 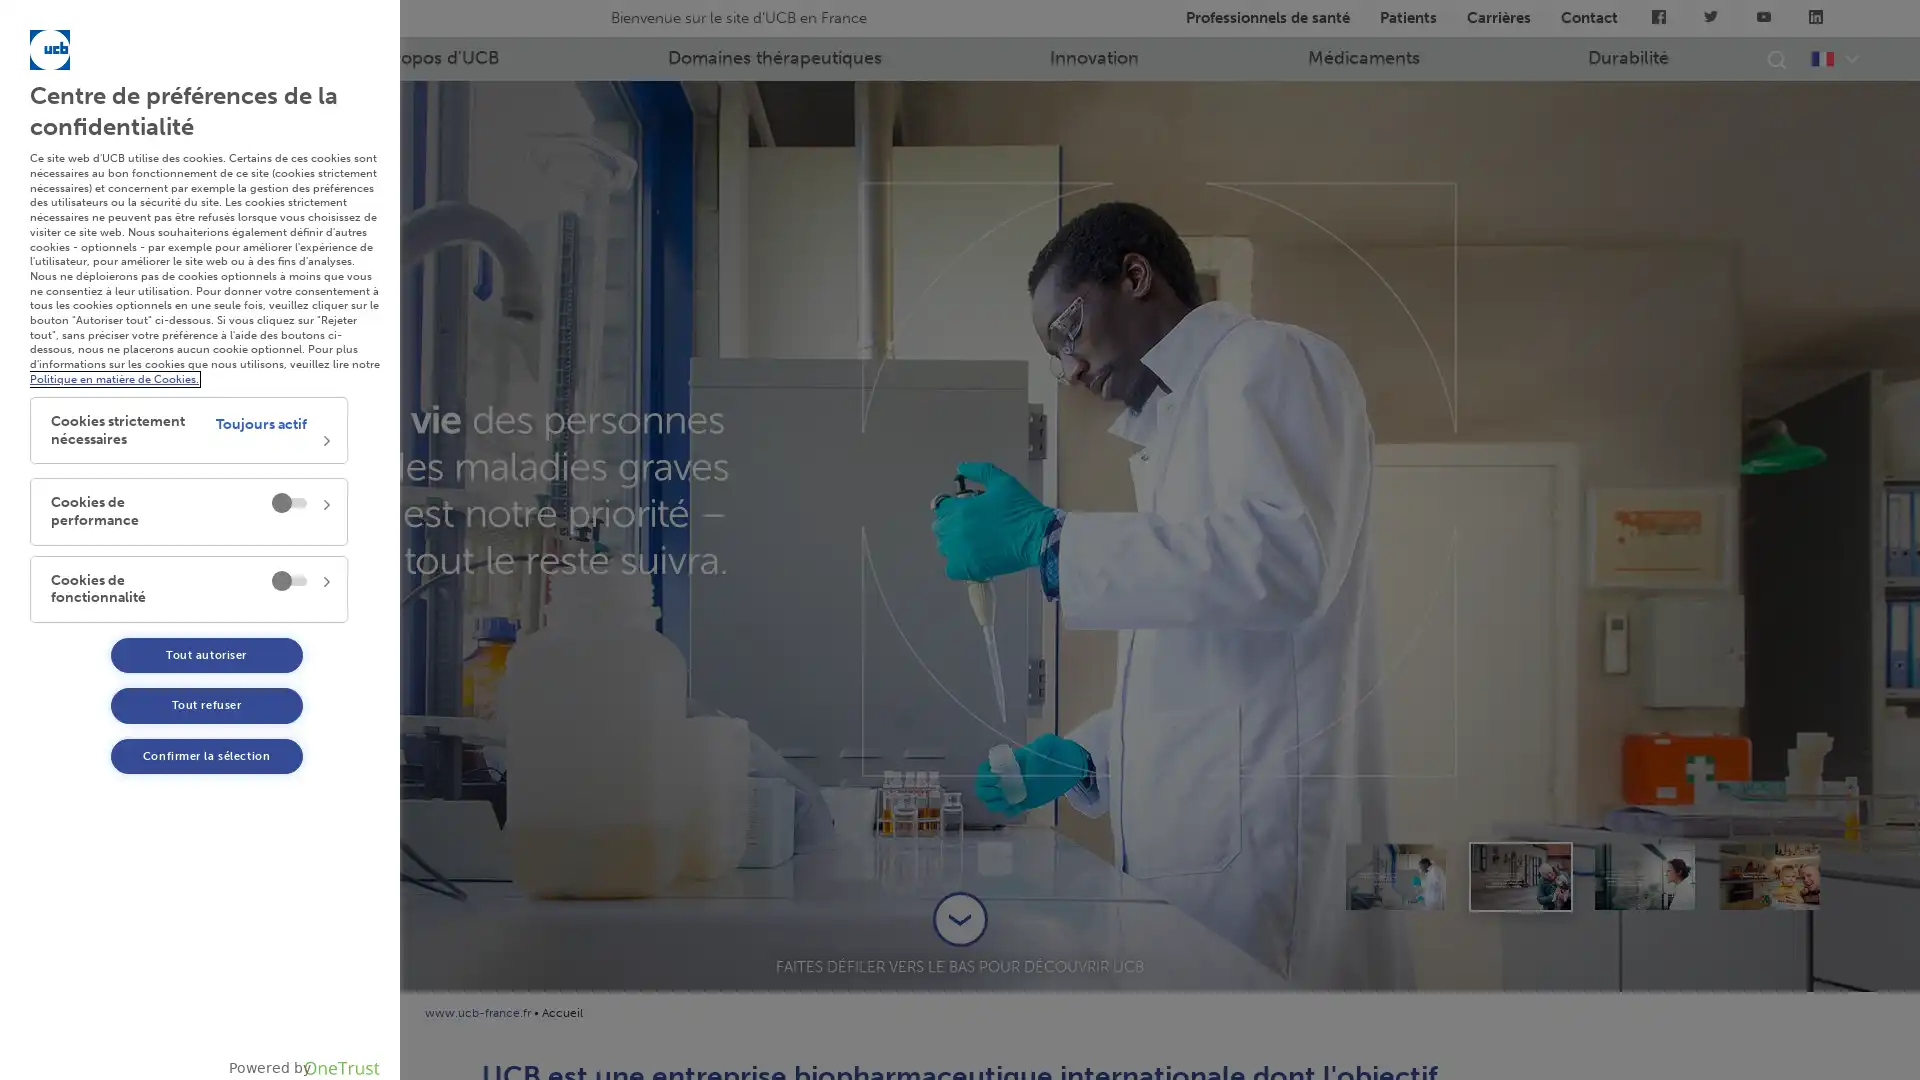 I want to click on Patient UCB, so click(x=1769, y=874).